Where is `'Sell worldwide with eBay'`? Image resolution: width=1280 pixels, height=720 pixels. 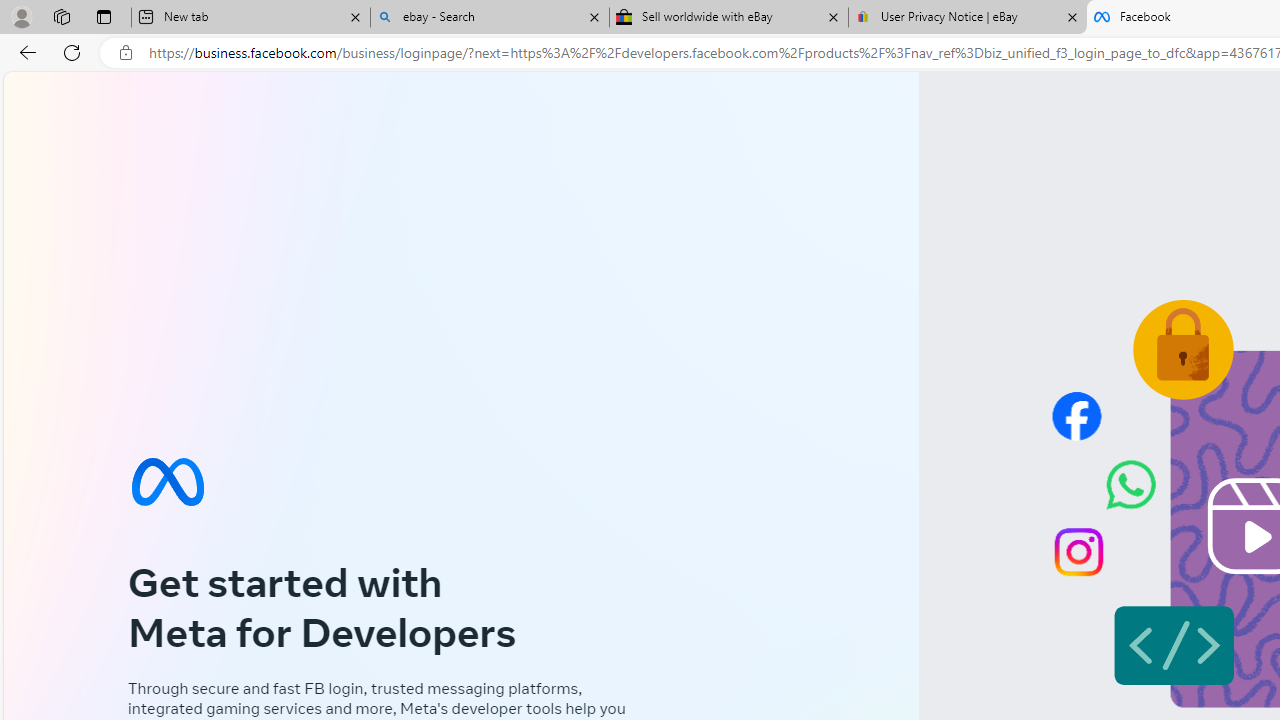
'Sell worldwide with eBay' is located at coordinates (728, 17).